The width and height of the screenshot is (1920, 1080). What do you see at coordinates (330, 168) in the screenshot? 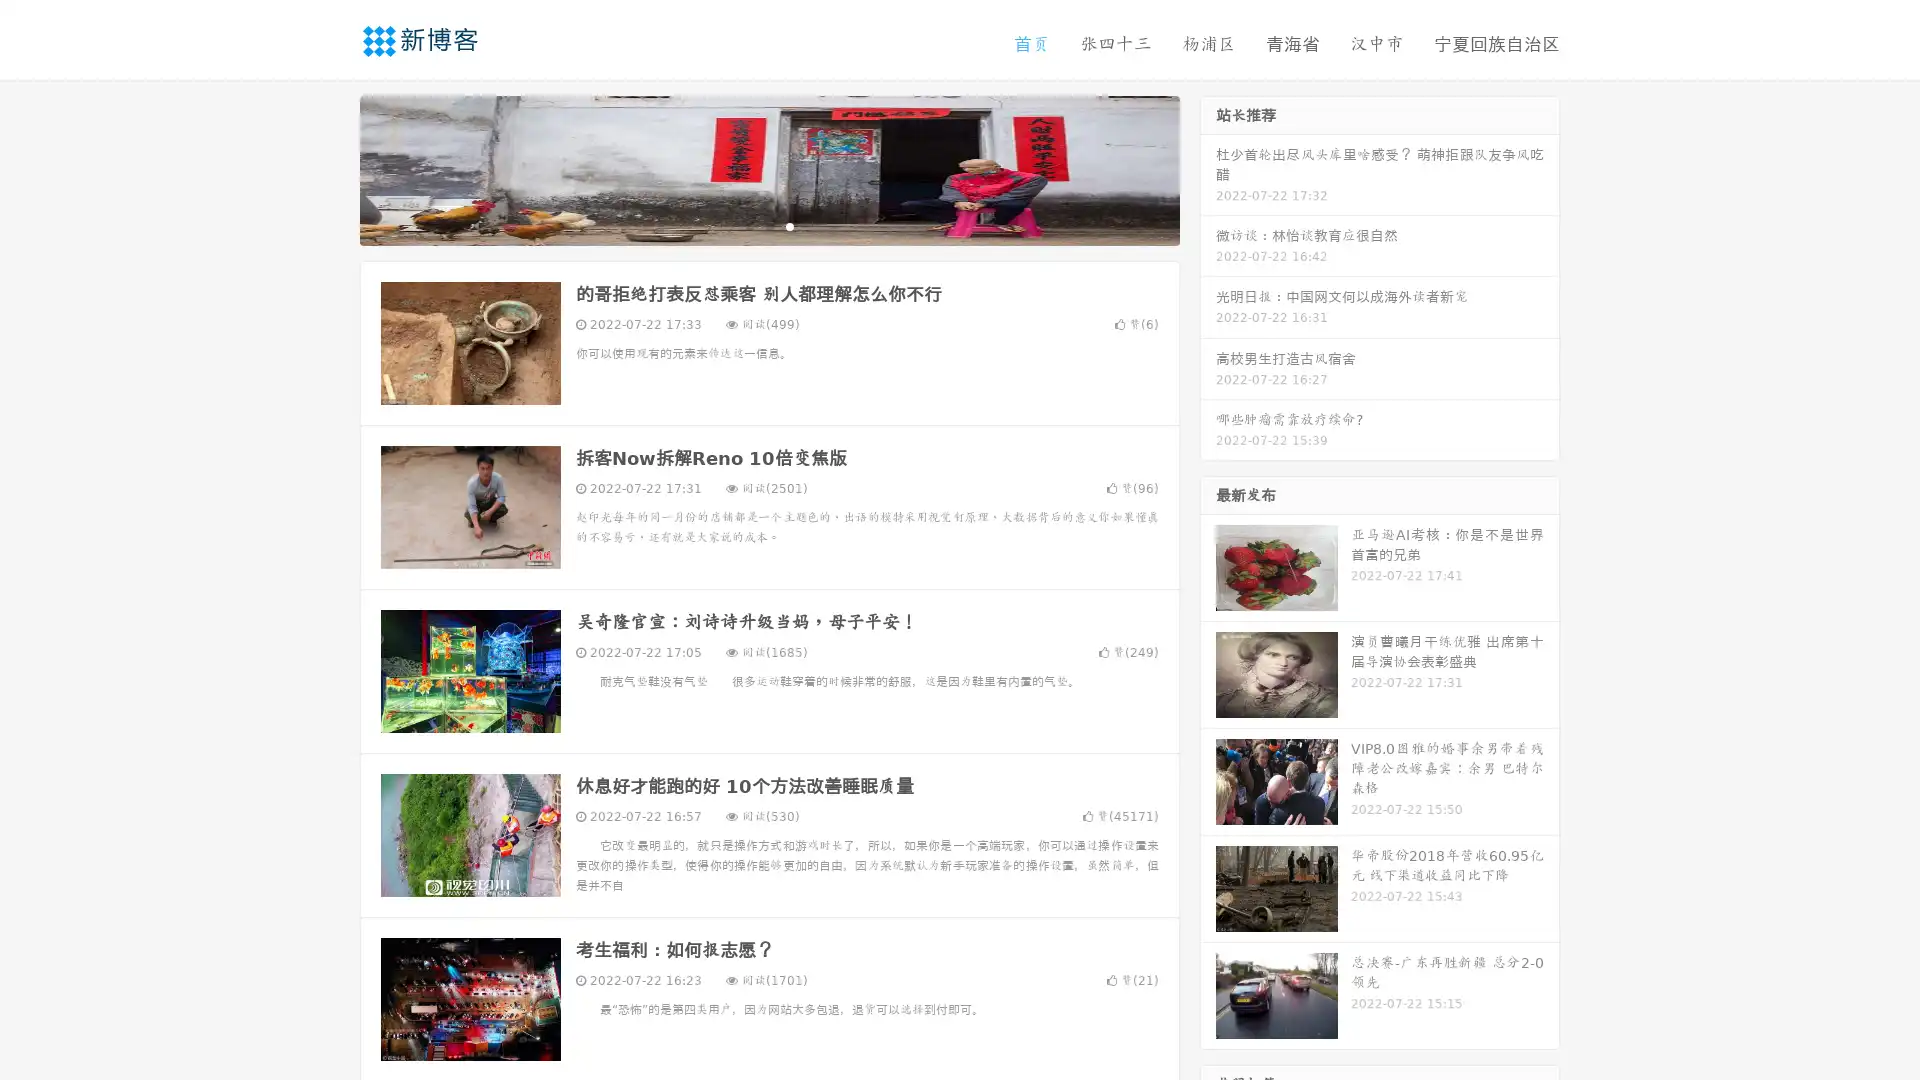
I see `Previous slide` at bounding box center [330, 168].